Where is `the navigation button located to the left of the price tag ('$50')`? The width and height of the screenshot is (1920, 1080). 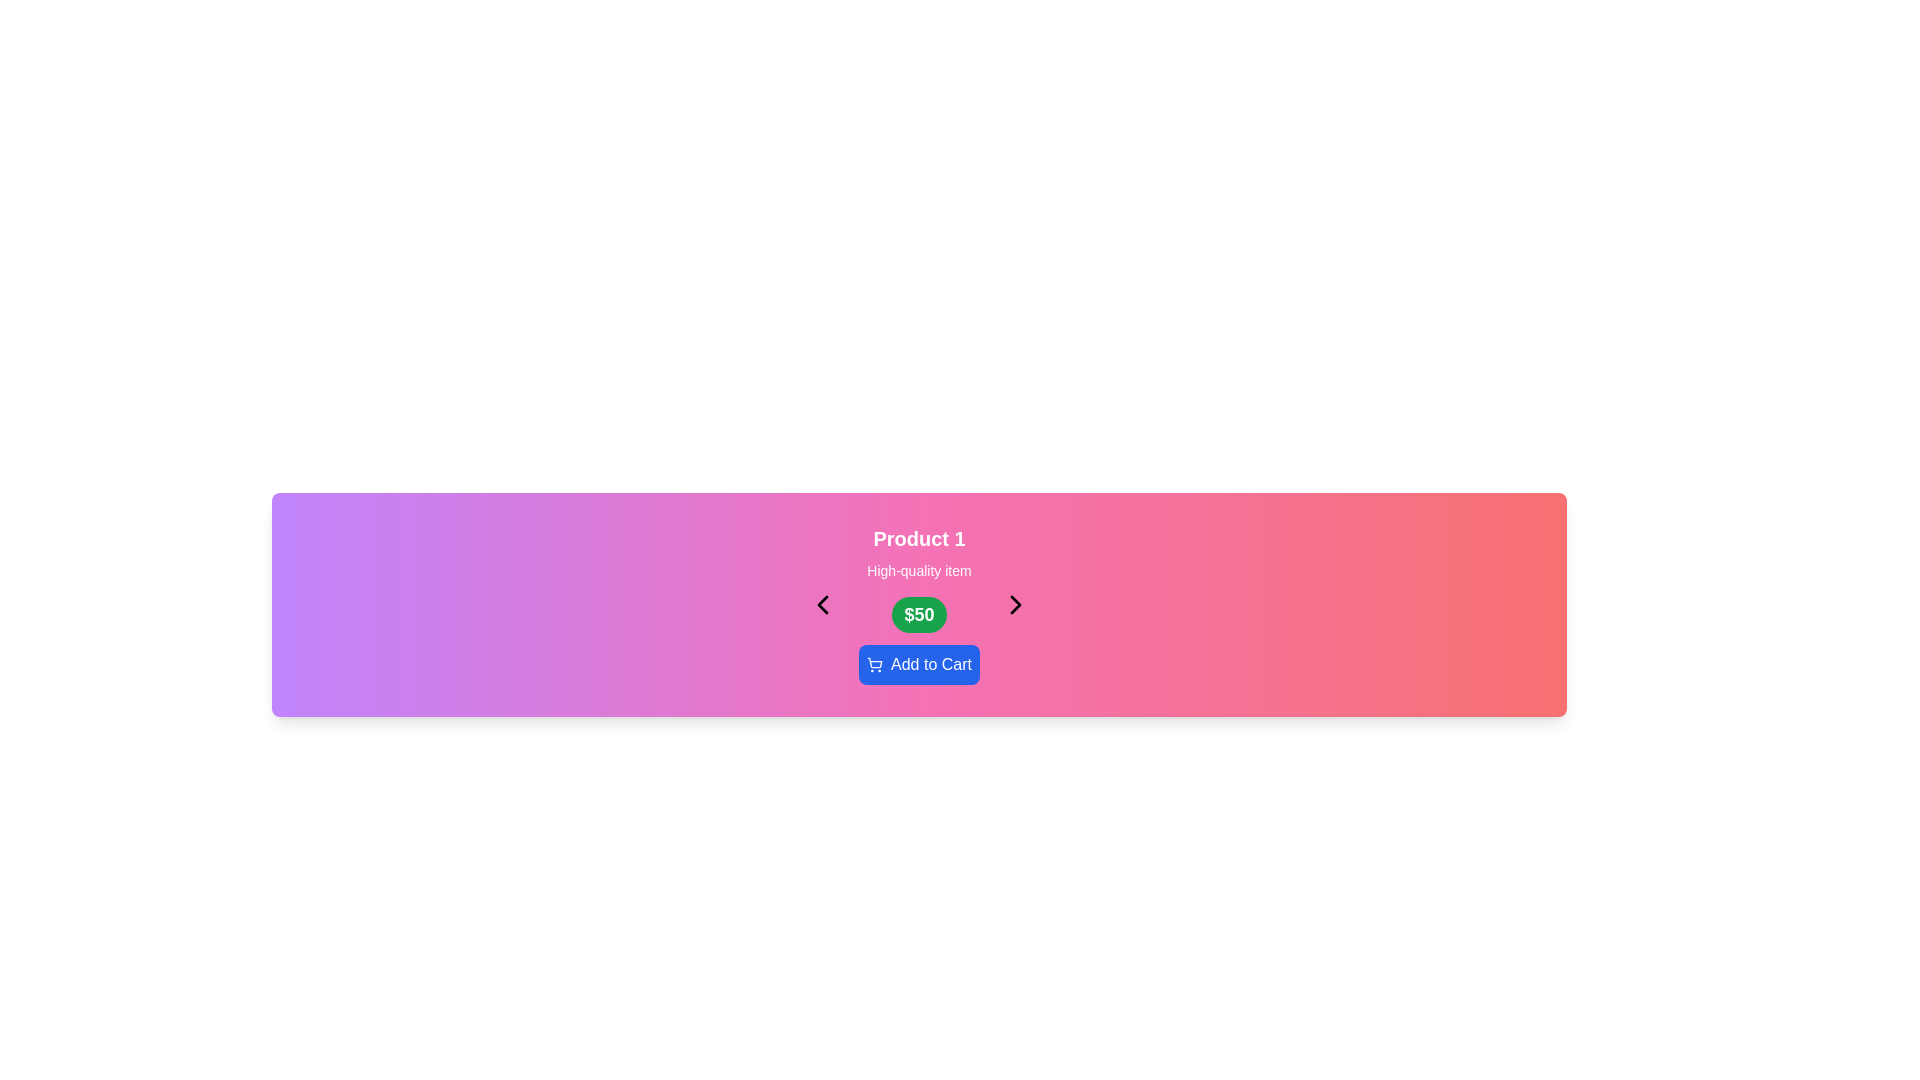 the navigation button located to the left of the price tag ('$50') is located at coordinates (823, 604).